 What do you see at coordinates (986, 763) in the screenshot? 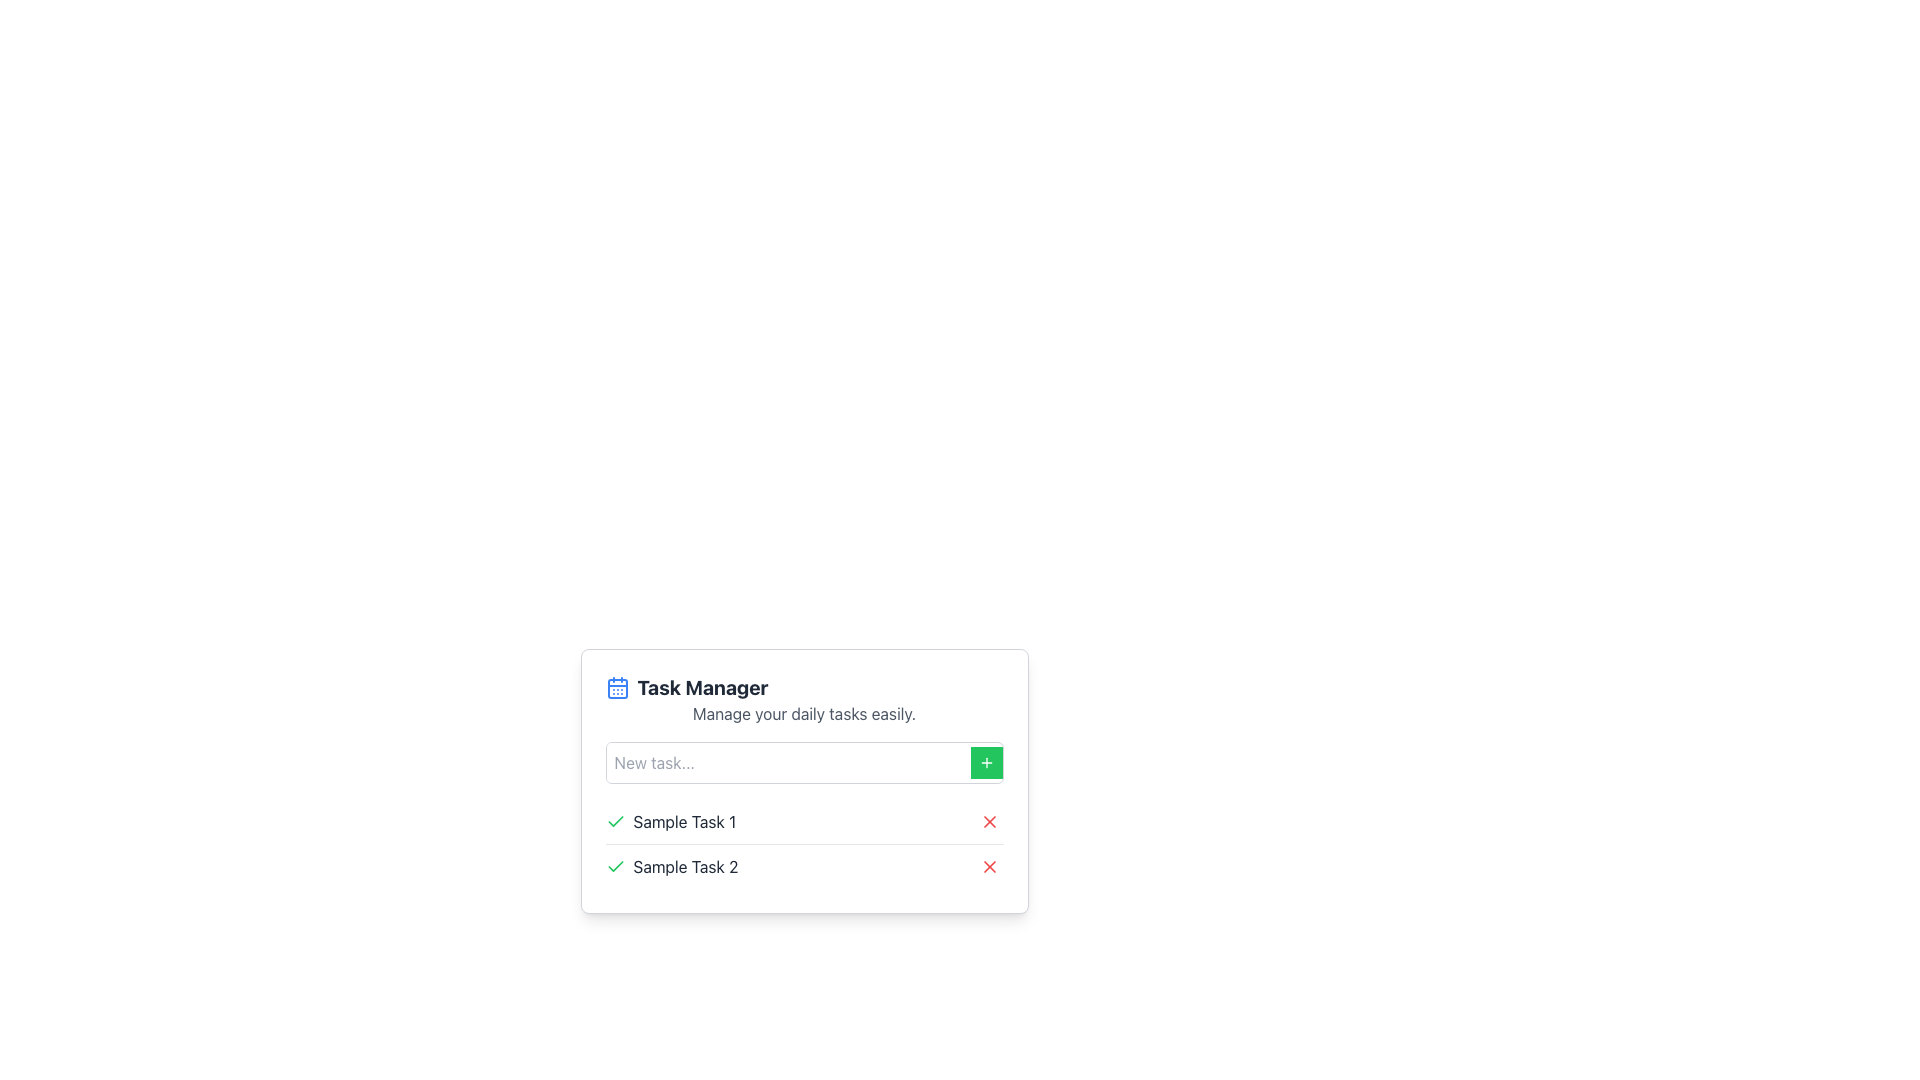
I see `the add task icon located at the center of the green button to the right of the 'New Task...' input box in the task manager interface for tooltip or visual feedback` at bounding box center [986, 763].